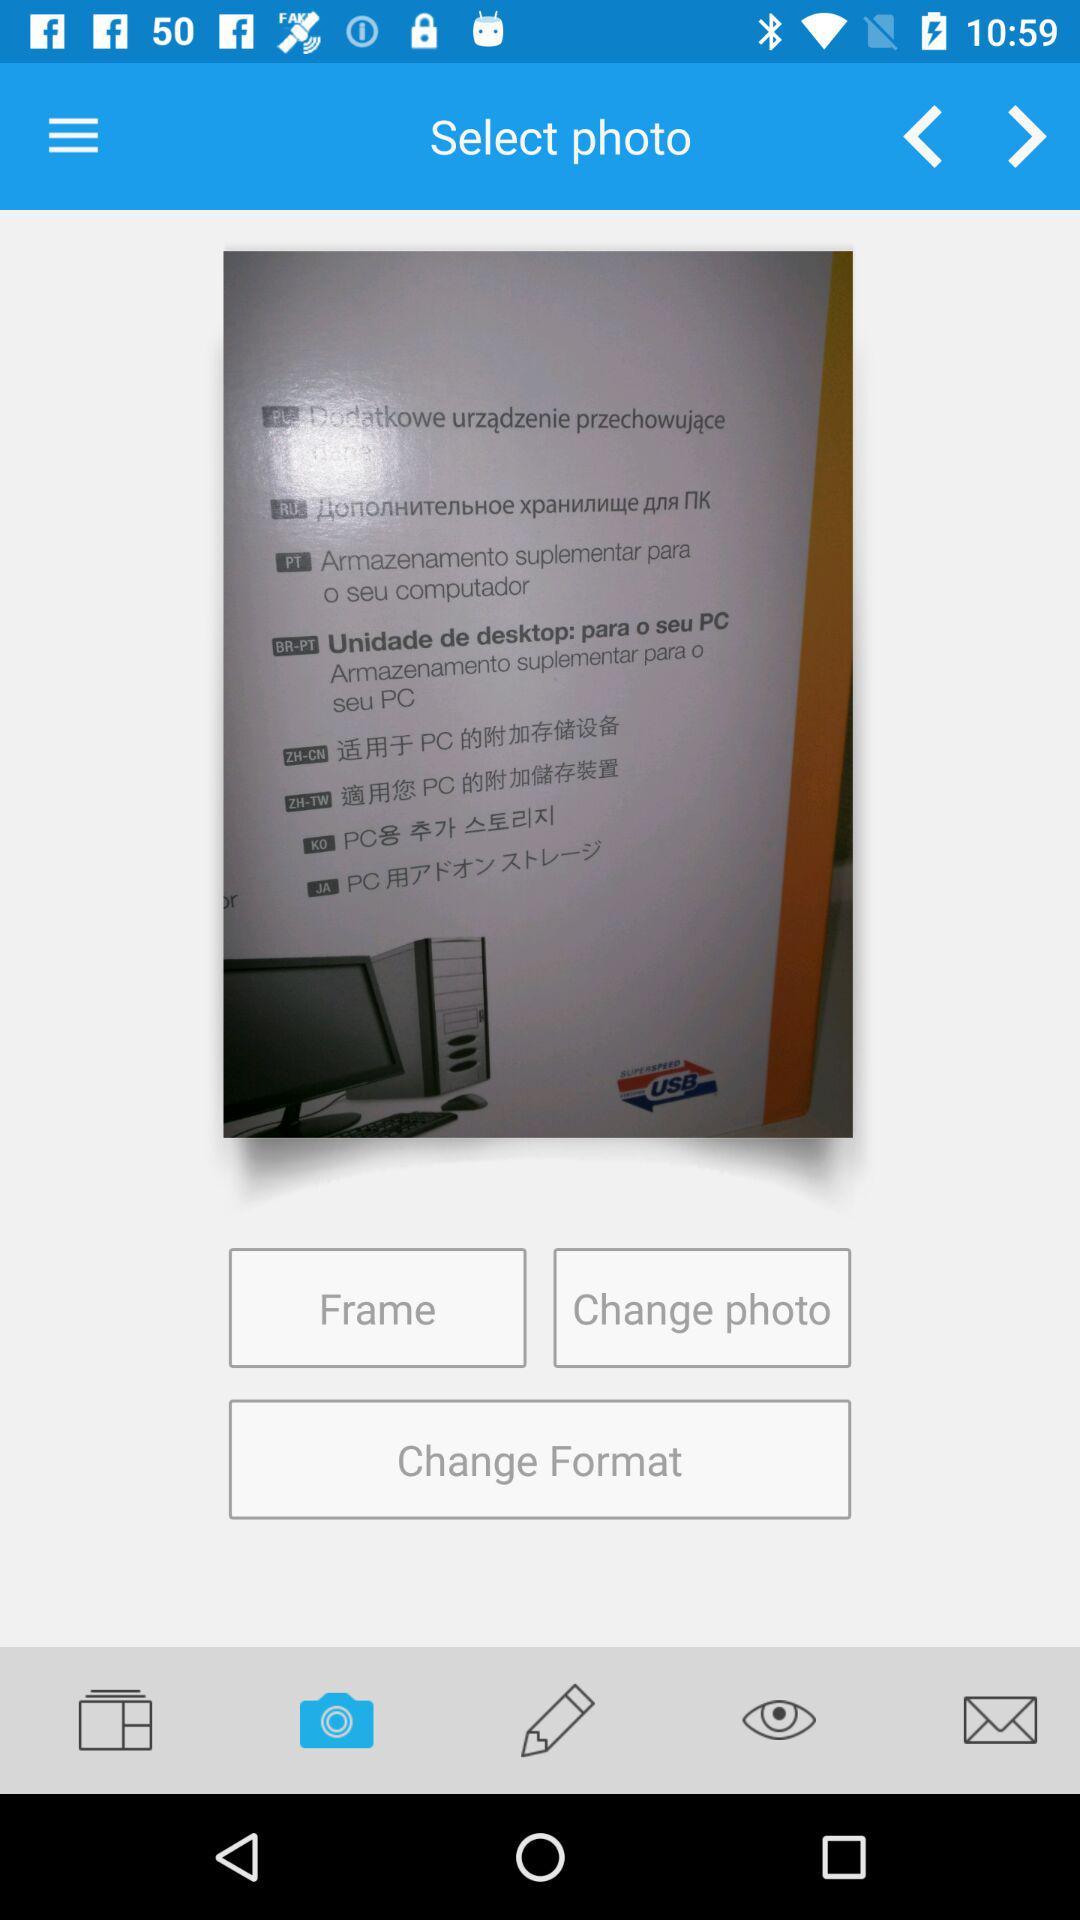 Image resolution: width=1080 pixels, height=1920 pixels. I want to click on the item below the select photo icon, so click(537, 694).